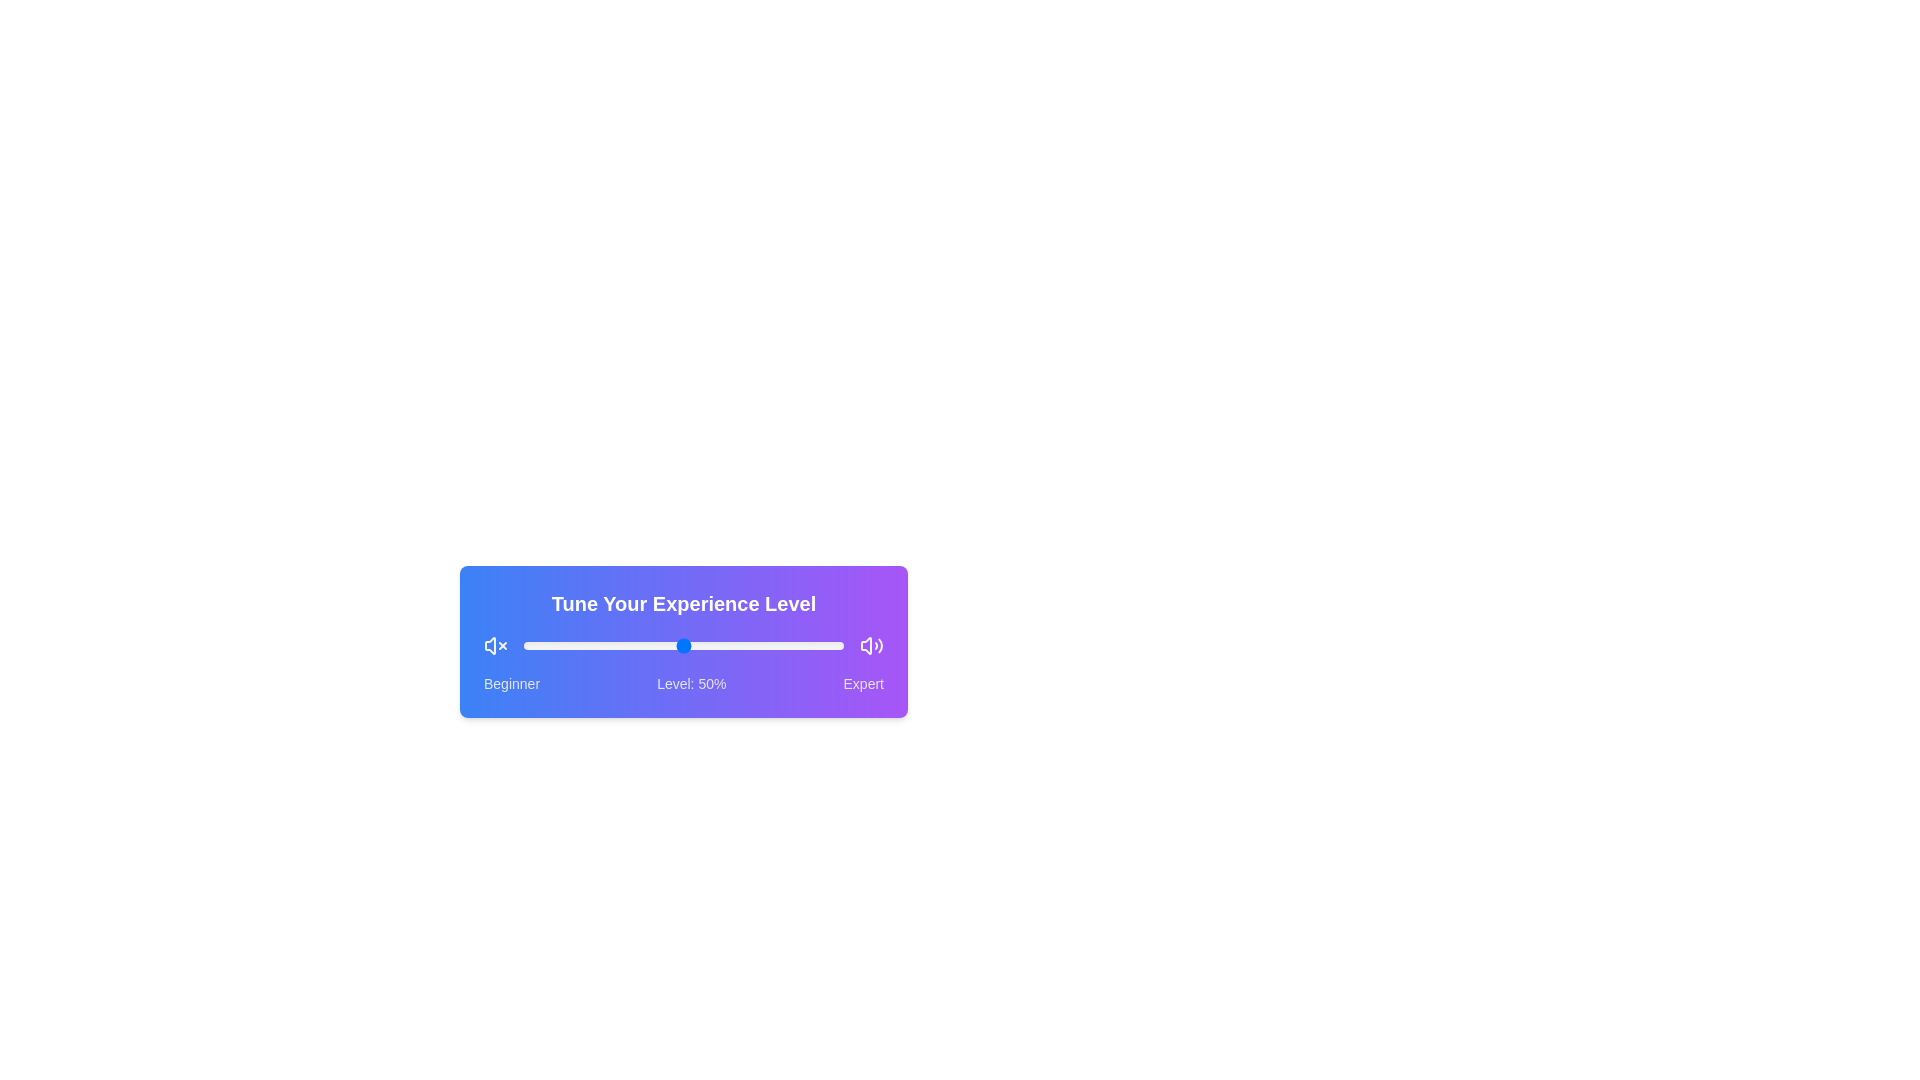 The width and height of the screenshot is (1920, 1080). Describe the element at coordinates (872, 645) in the screenshot. I see `the speaker icon on the right of the slider` at that location.